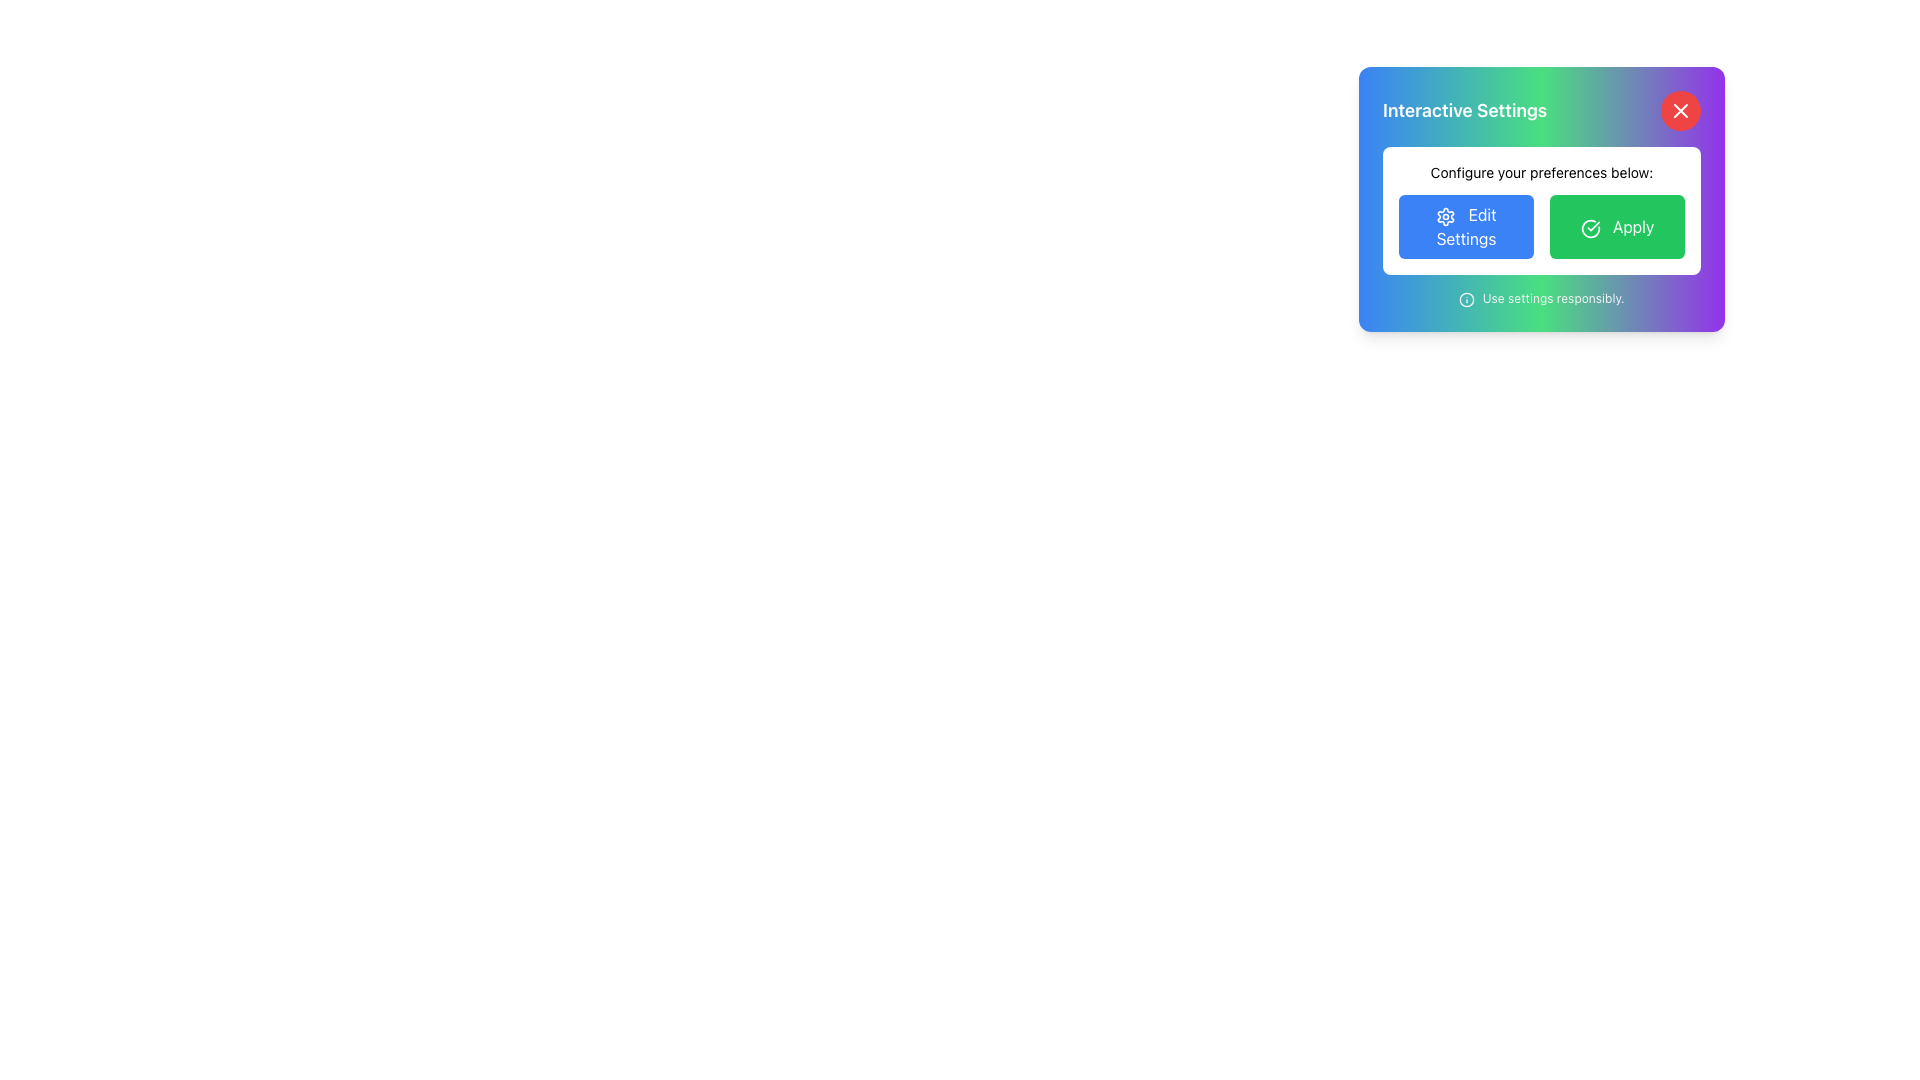  What do you see at coordinates (1540, 299) in the screenshot?
I see `the text label 'Use settings responsibly.' with a small information icon, located in the footer section of the interactive settings panel` at bounding box center [1540, 299].